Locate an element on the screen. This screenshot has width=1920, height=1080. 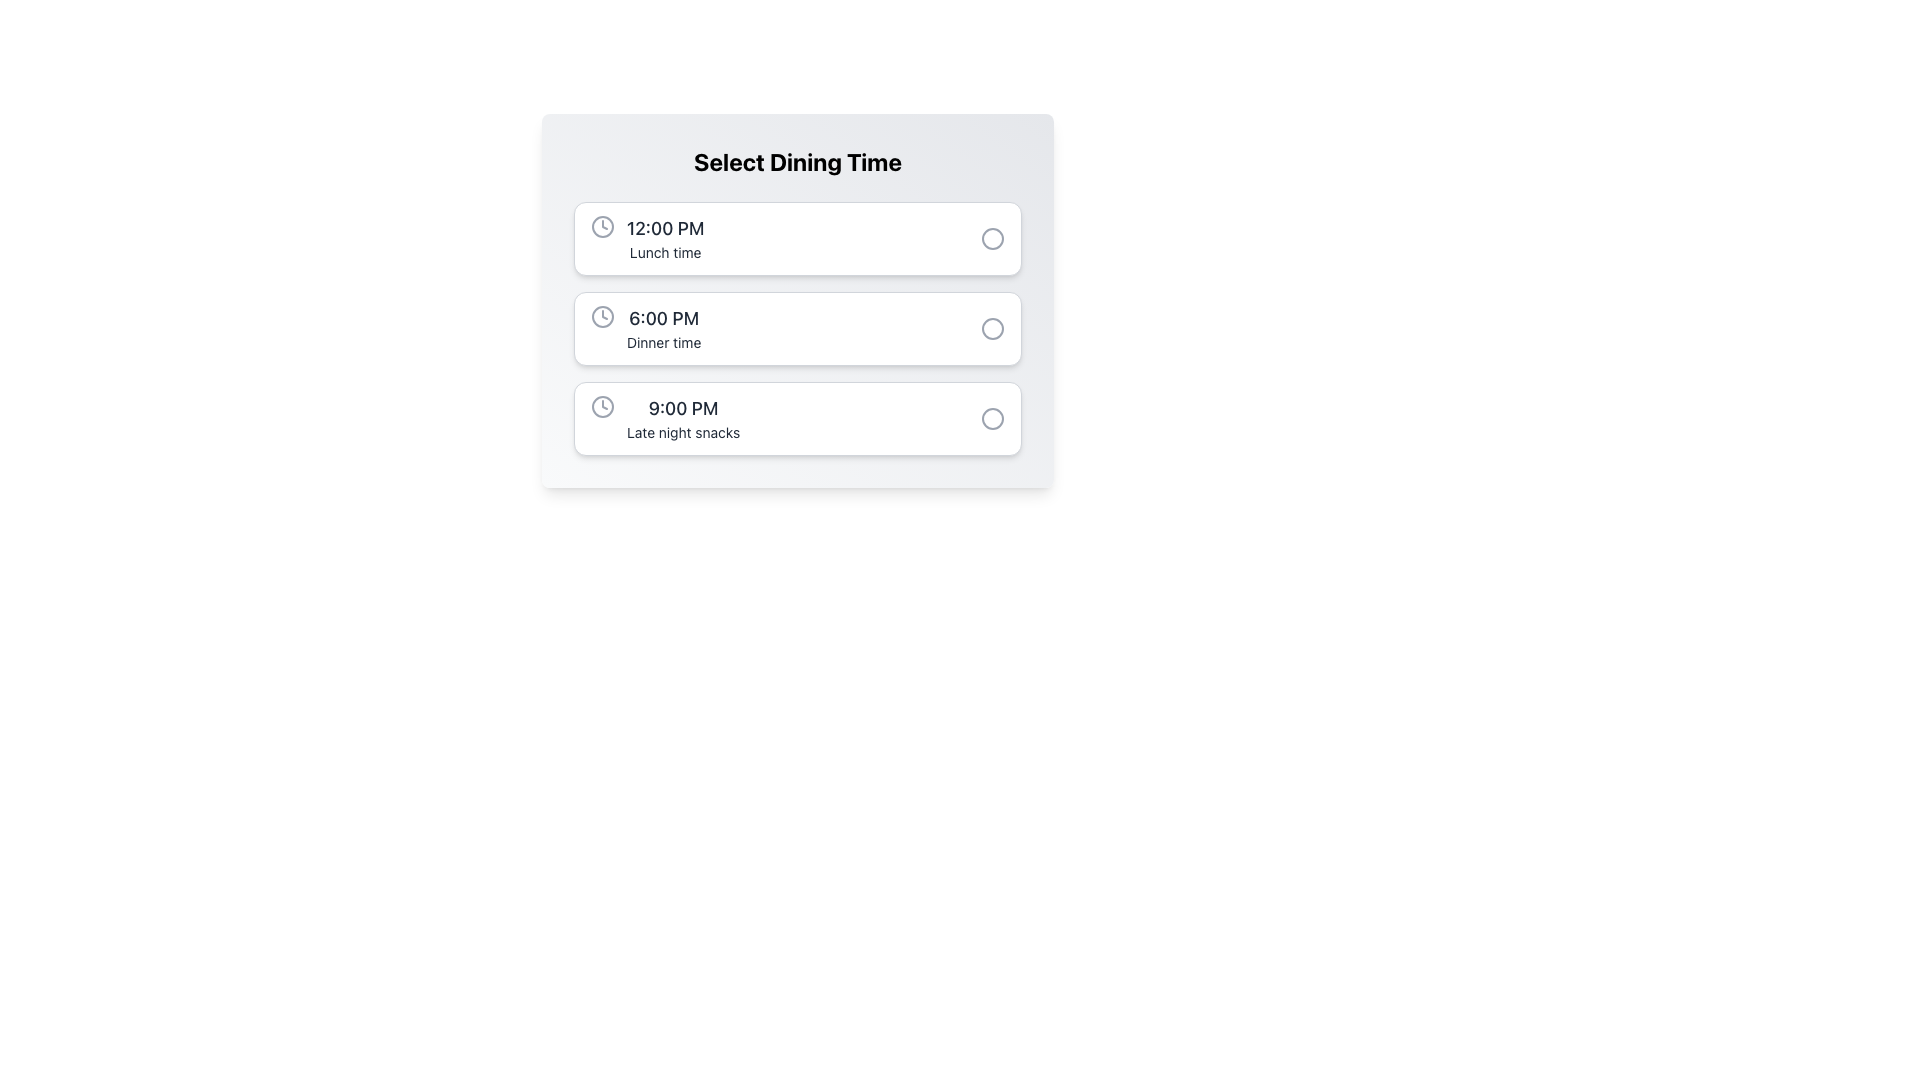
the clock-like icon with a circular border, styled in gray, located at the beginning of the row for '9:00 PM Late night snacks' is located at coordinates (602, 406).